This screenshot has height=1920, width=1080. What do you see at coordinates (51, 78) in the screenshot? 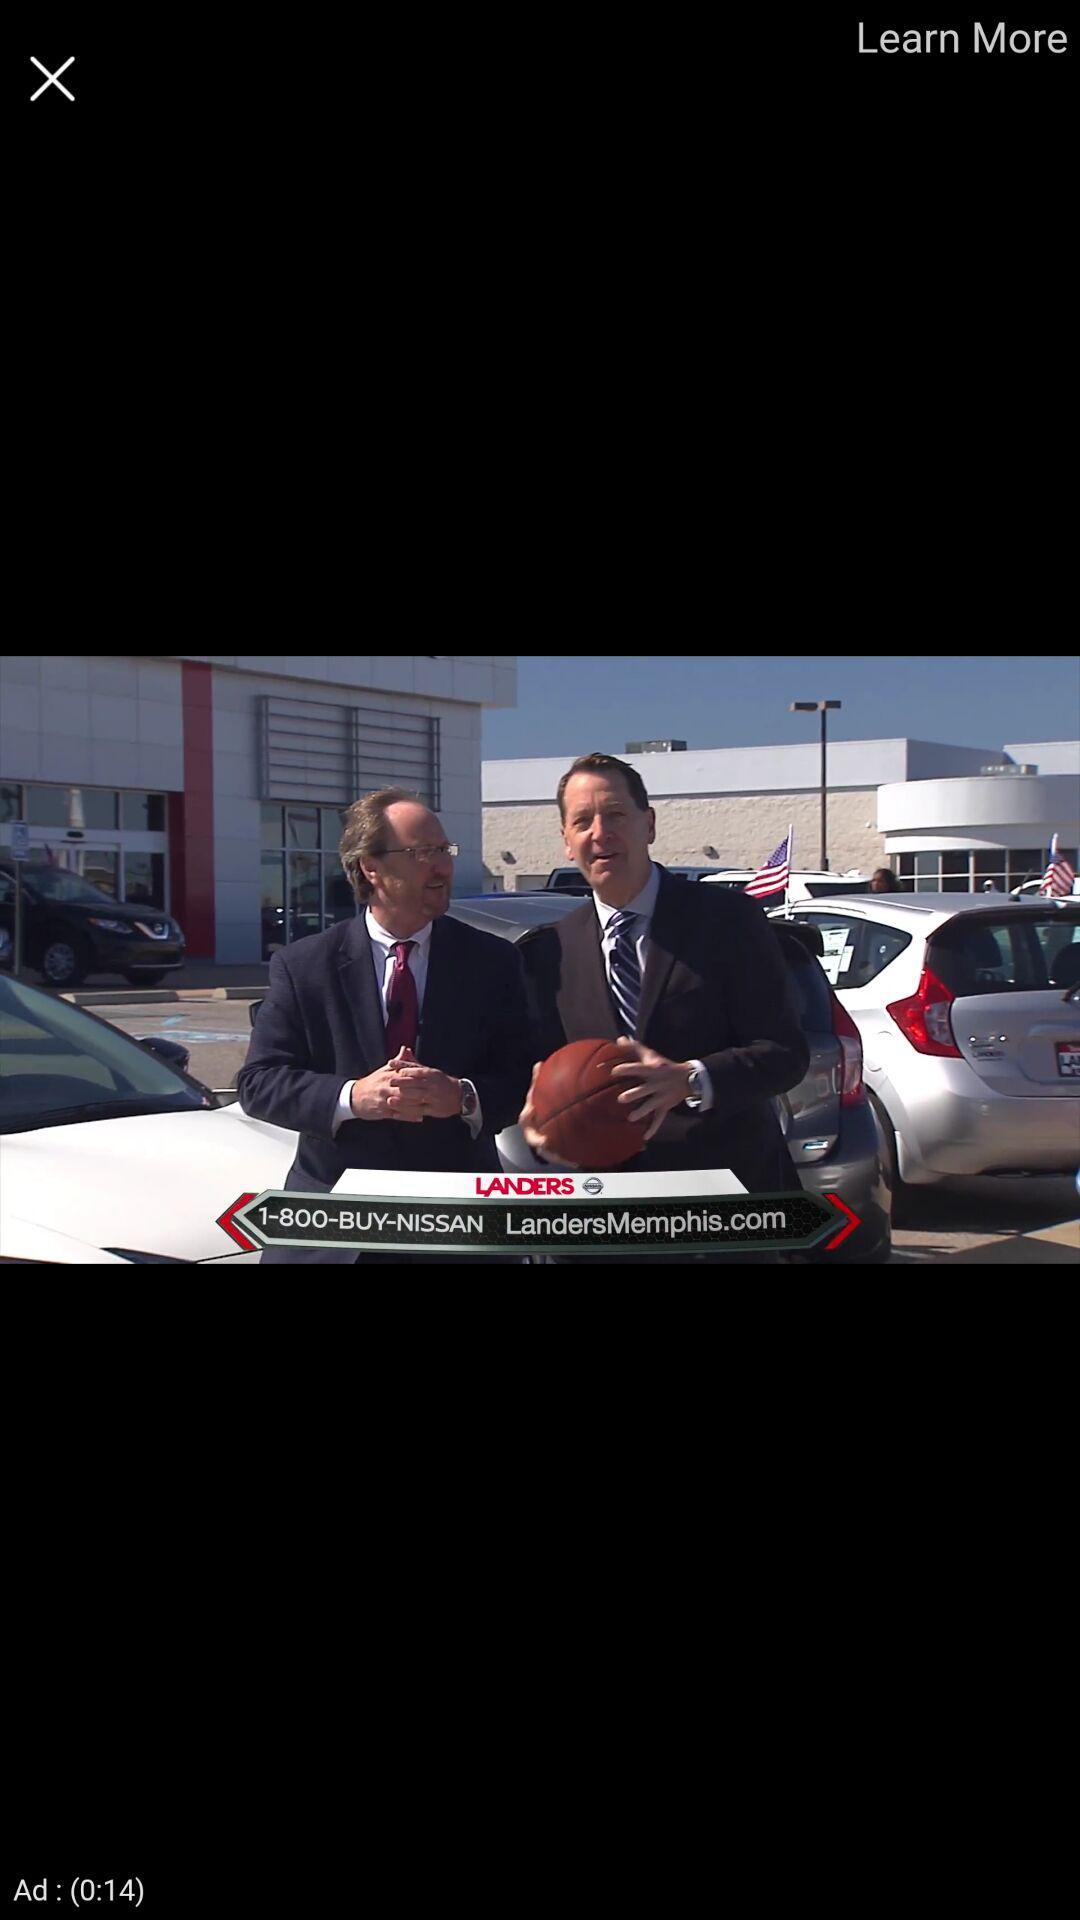
I see `button` at bounding box center [51, 78].